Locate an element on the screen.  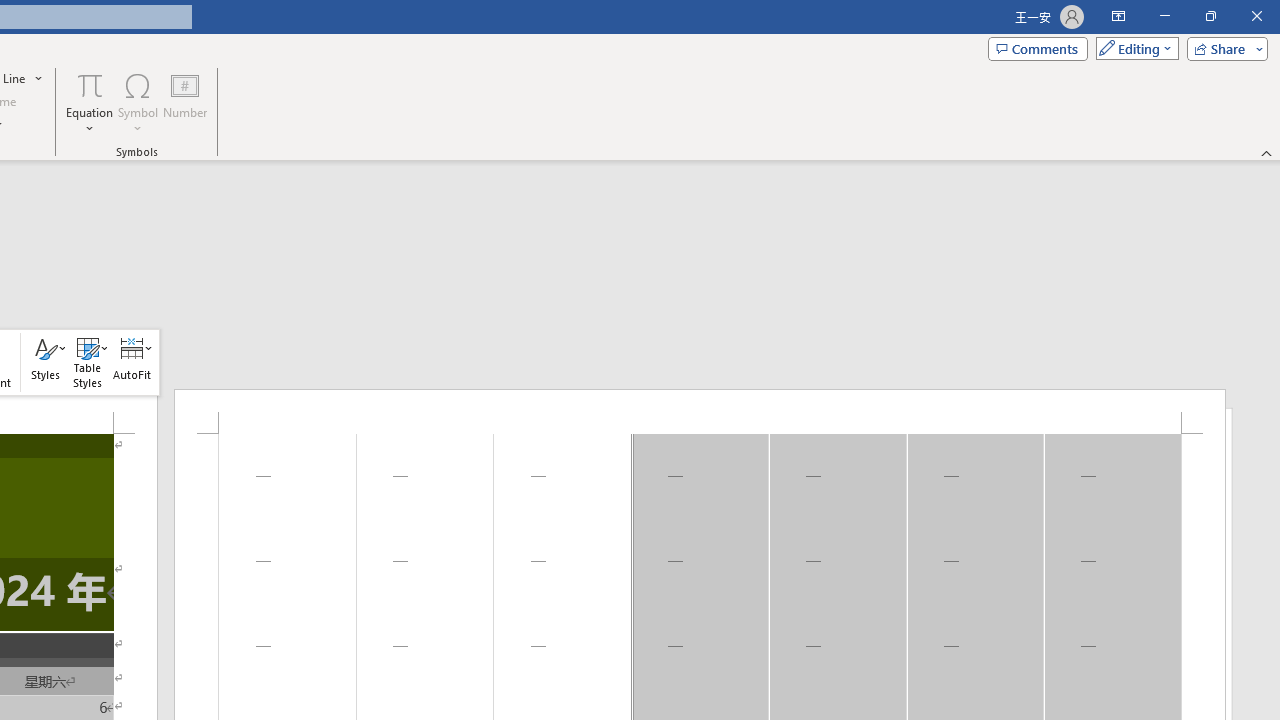
'Styles' is located at coordinates (46, 362).